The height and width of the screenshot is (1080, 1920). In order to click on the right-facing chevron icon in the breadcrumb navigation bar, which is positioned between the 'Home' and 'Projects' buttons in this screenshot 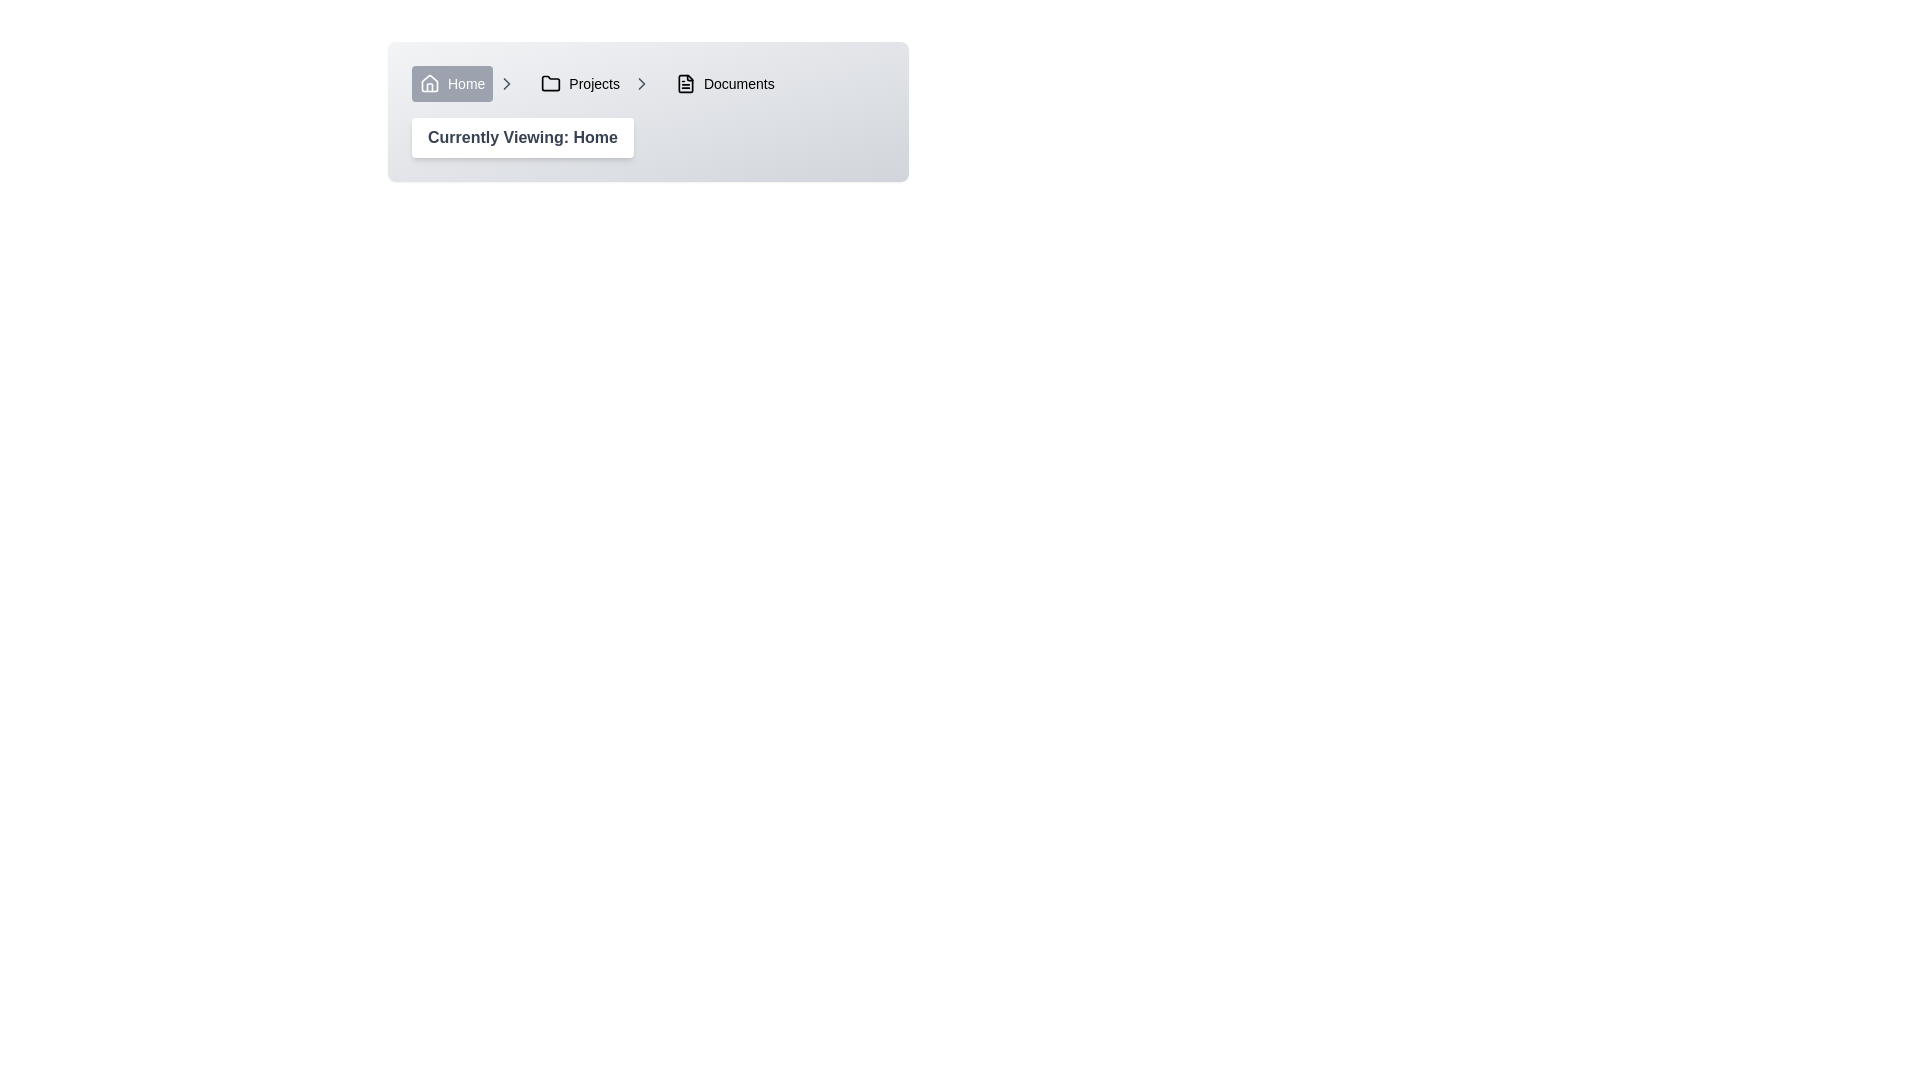, I will do `click(641, 83)`.